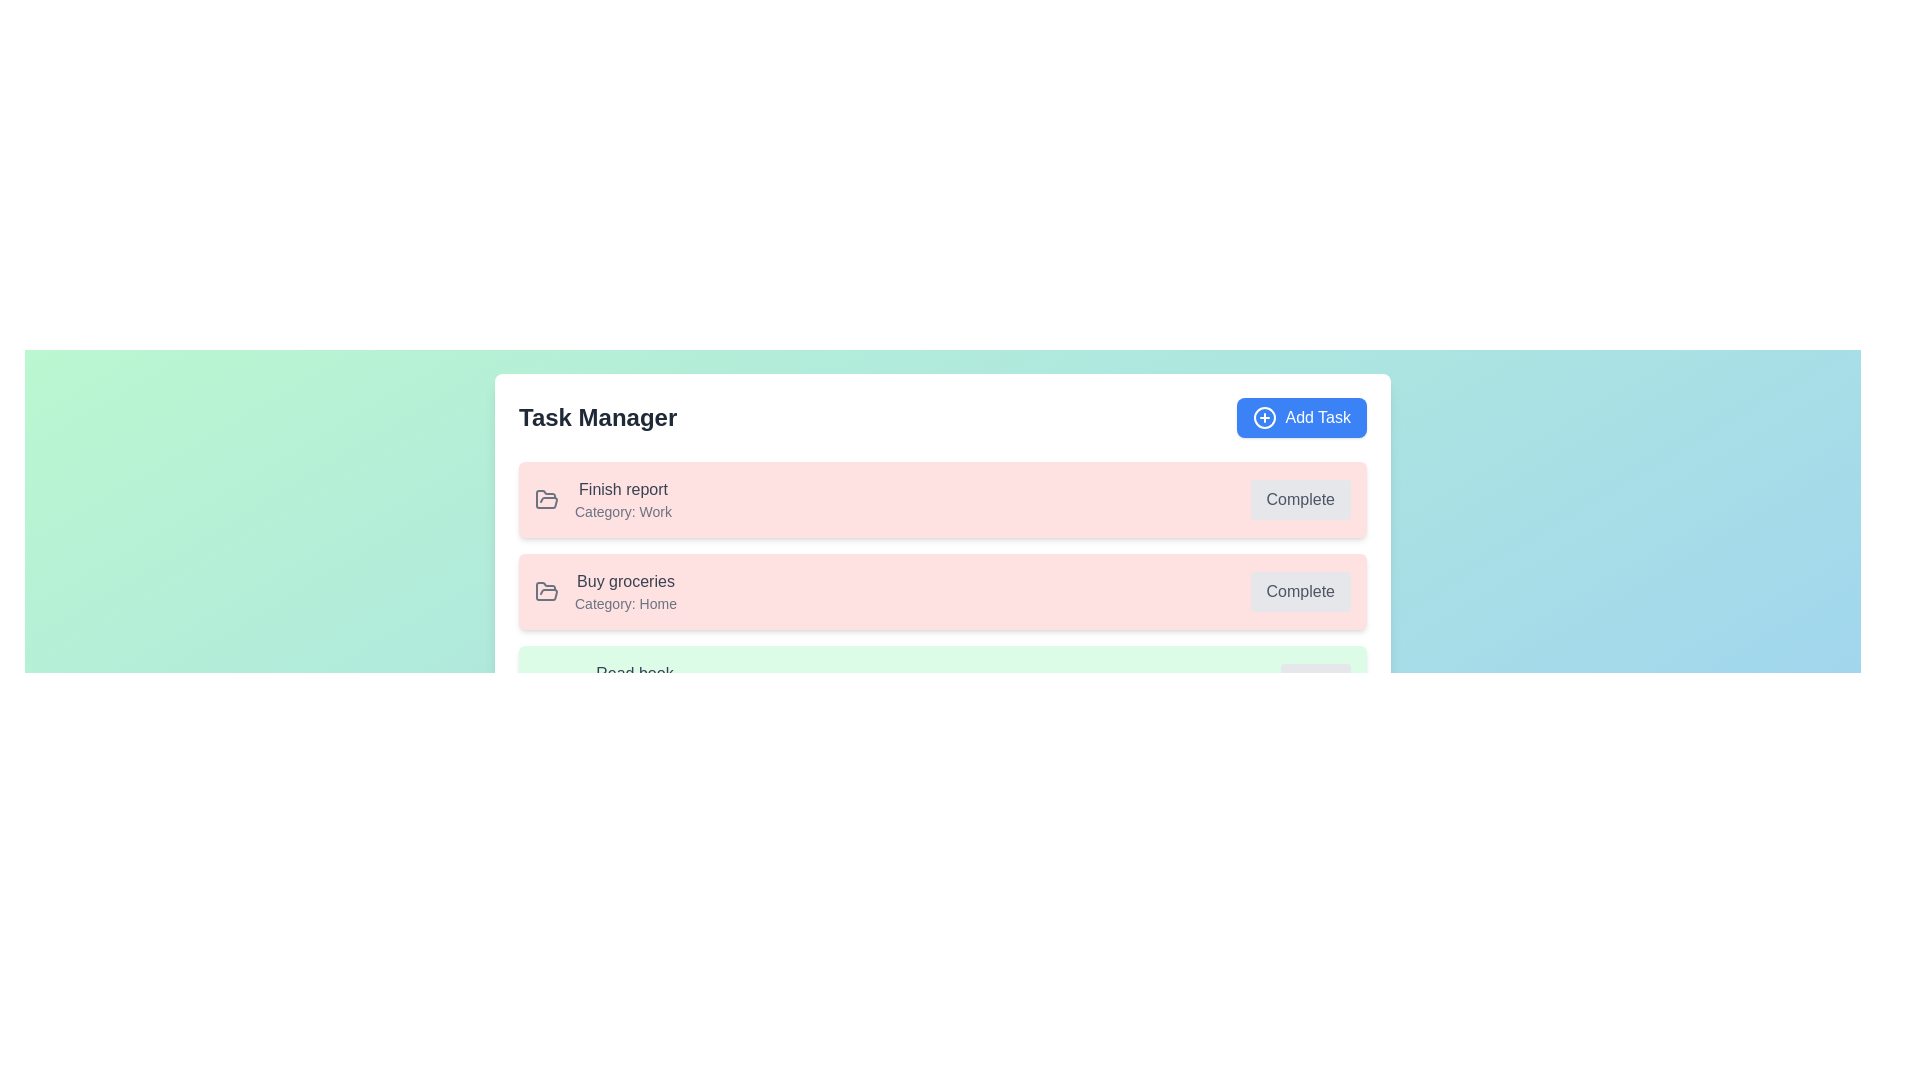 The height and width of the screenshot is (1080, 1920). Describe the element at coordinates (602, 499) in the screenshot. I see `the text label with an icon in the first task card` at that location.